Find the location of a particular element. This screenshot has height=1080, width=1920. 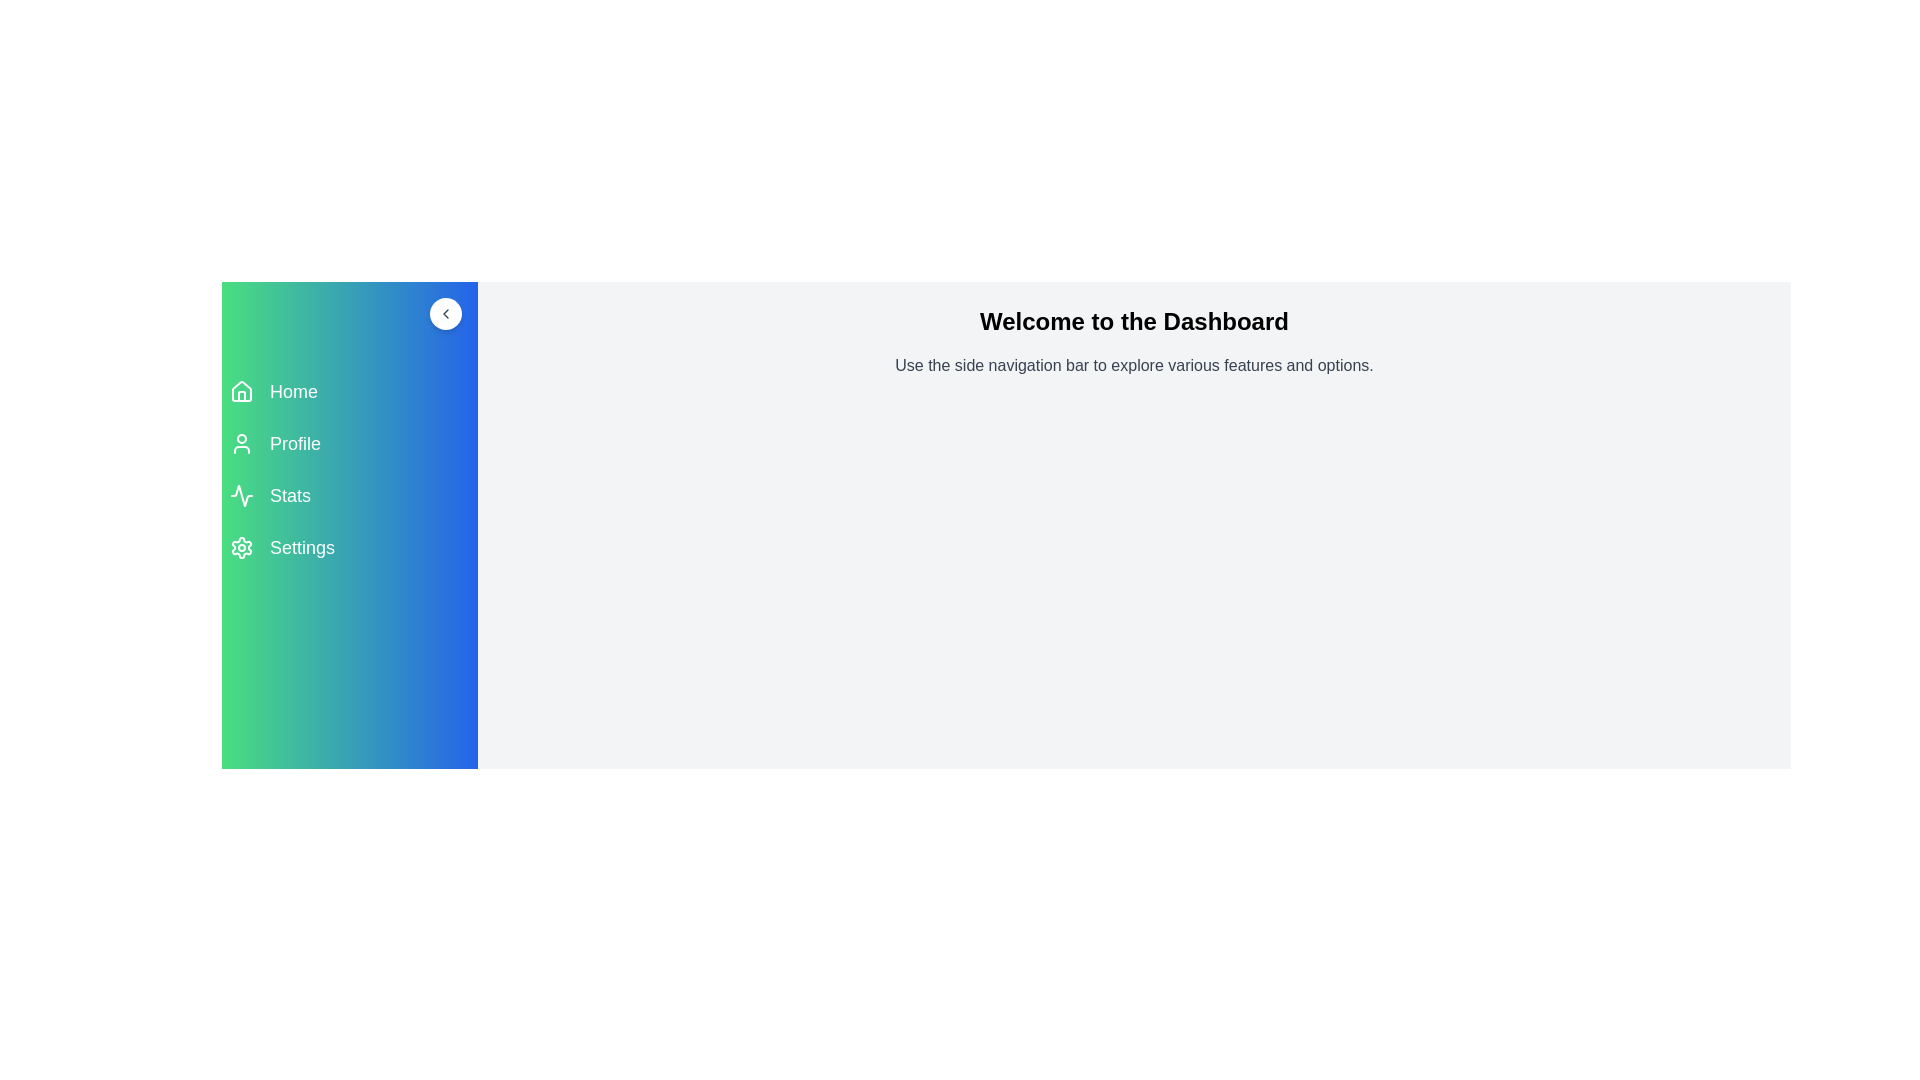

the 'Home' button located at the top of the vertical navigation menu on the left side of the interface is located at coordinates (350, 392).